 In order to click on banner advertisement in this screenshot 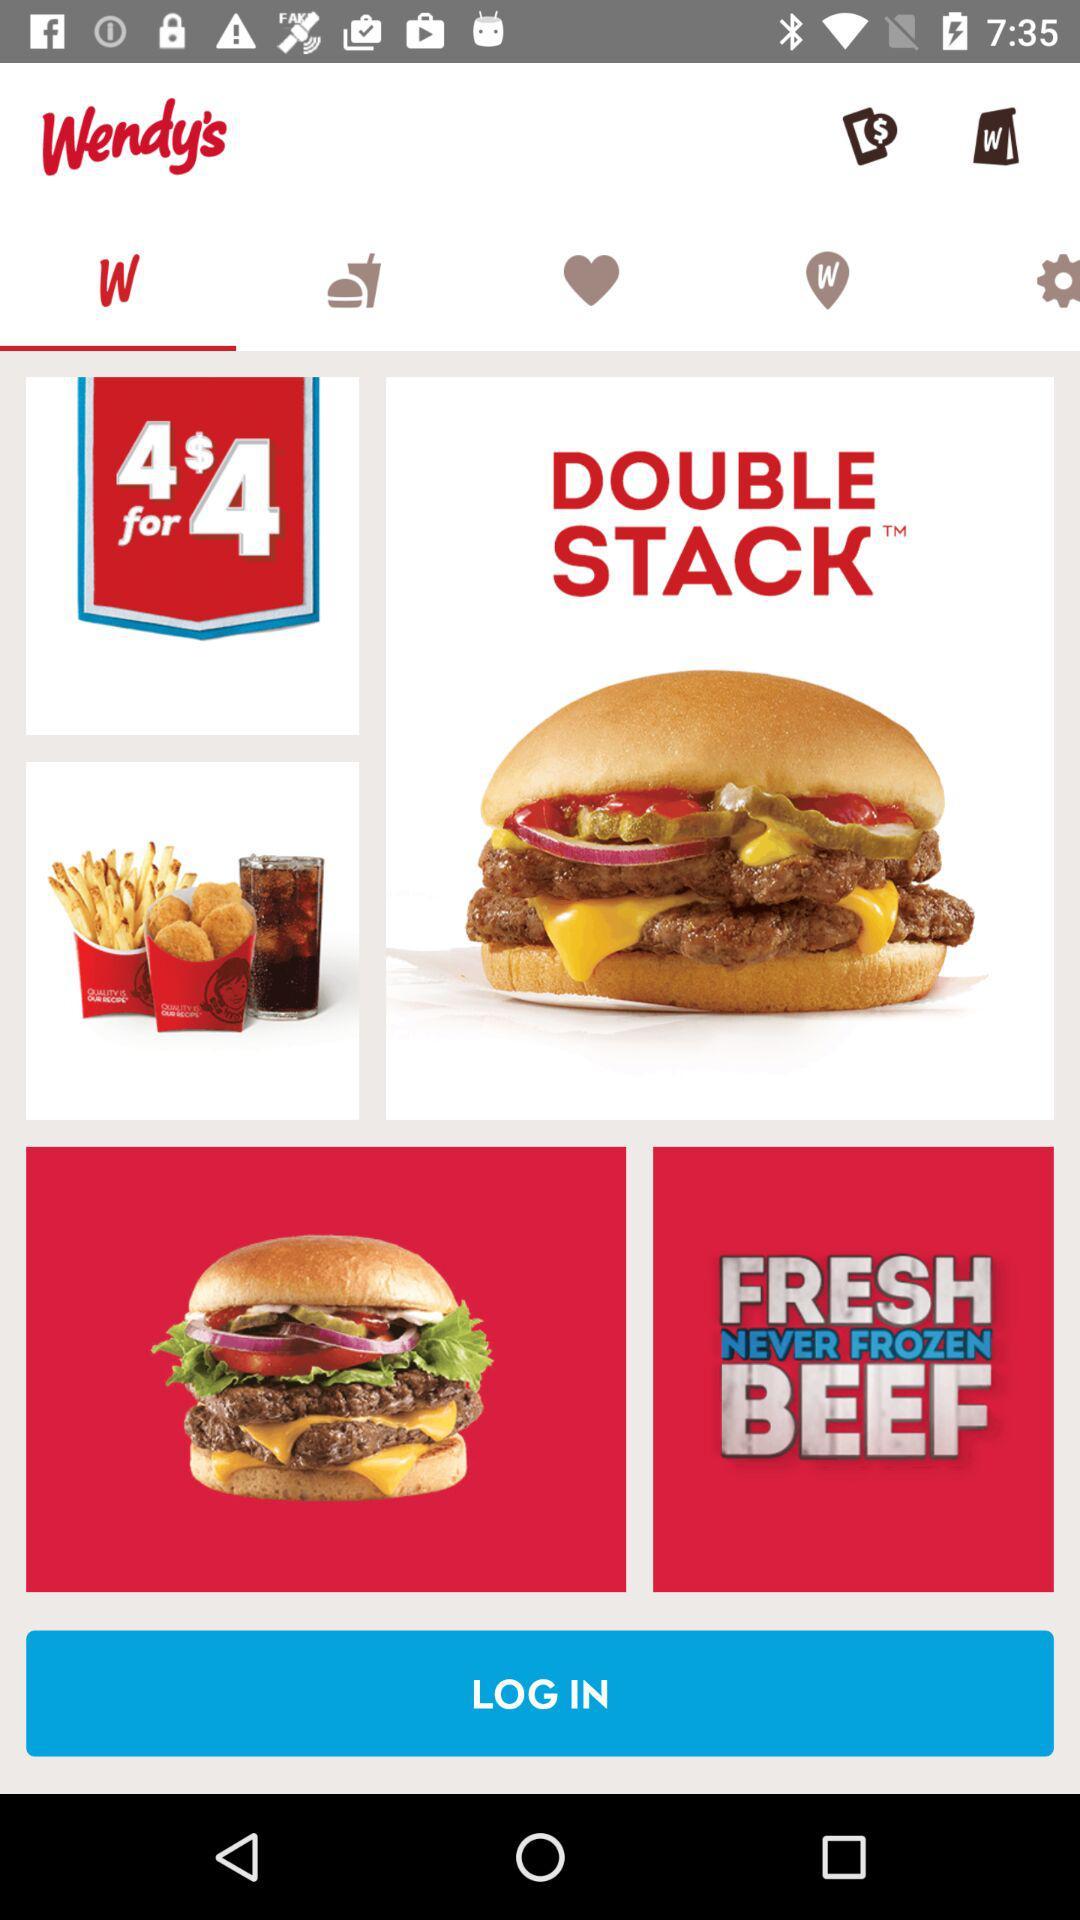, I will do `click(192, 556)`.